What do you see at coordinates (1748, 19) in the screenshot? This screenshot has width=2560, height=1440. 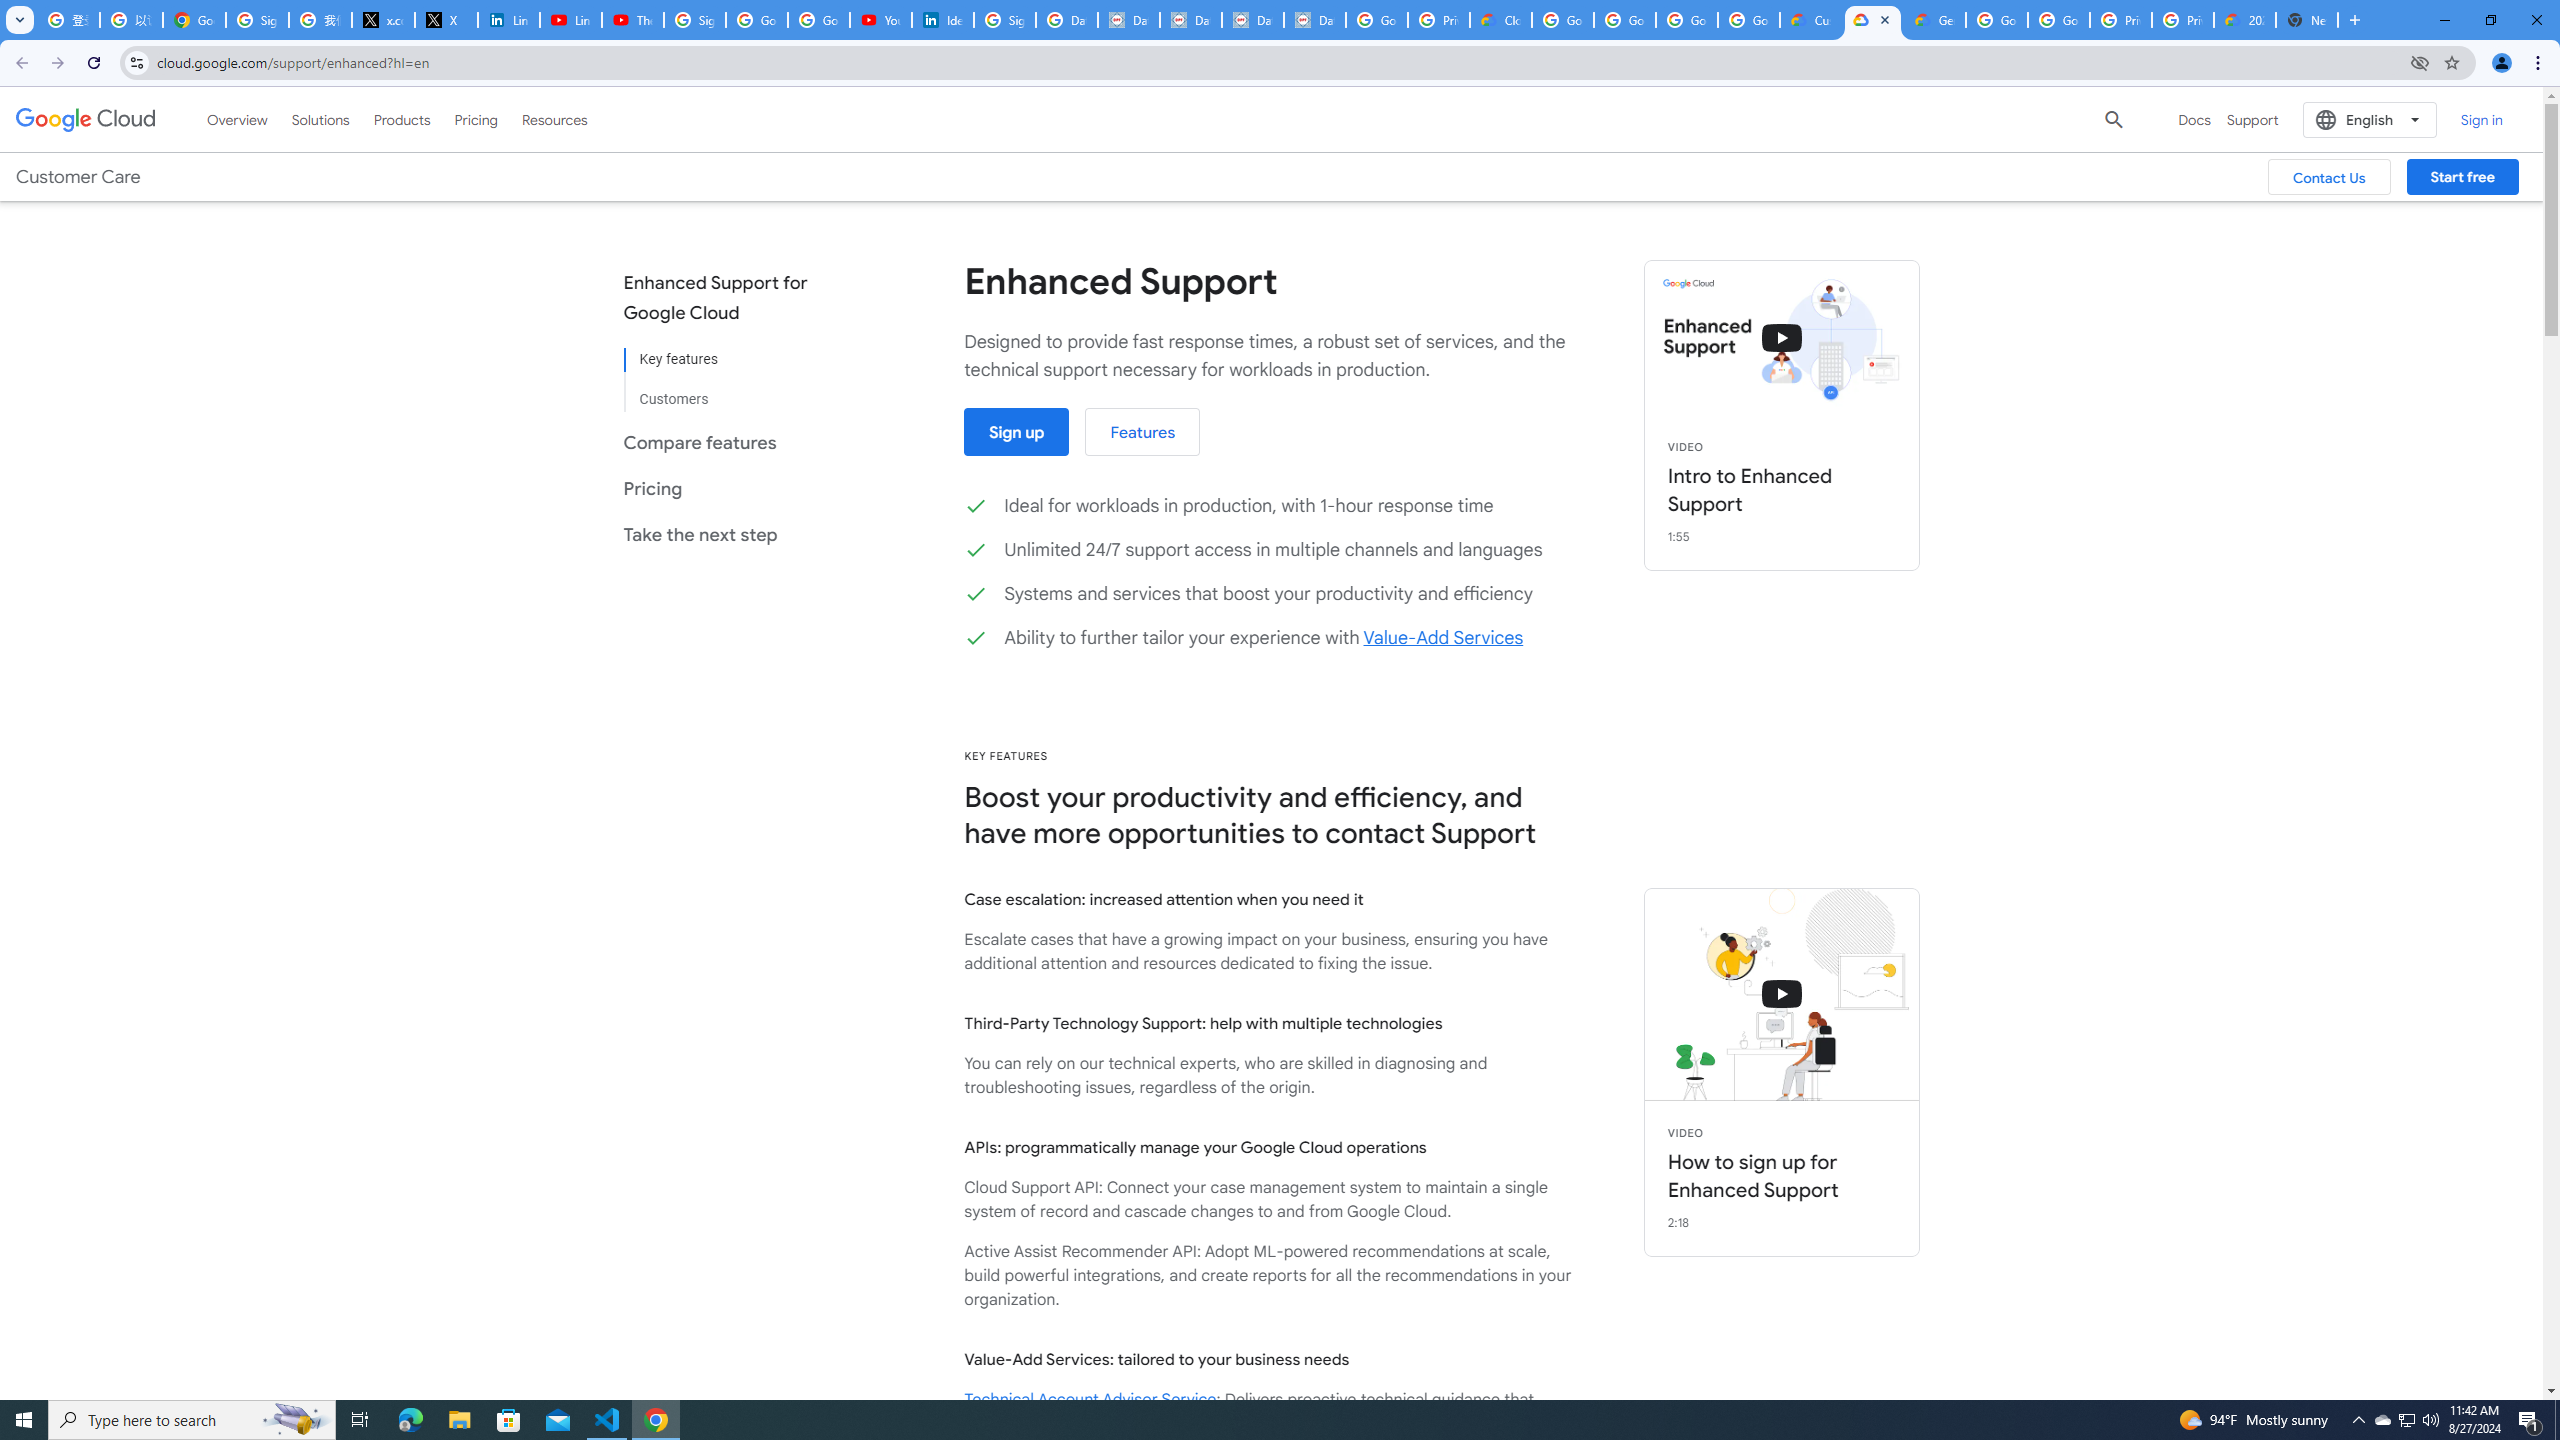 I see `'Google Workspace - Specific Terms'` at bounding box center [1748, 19].